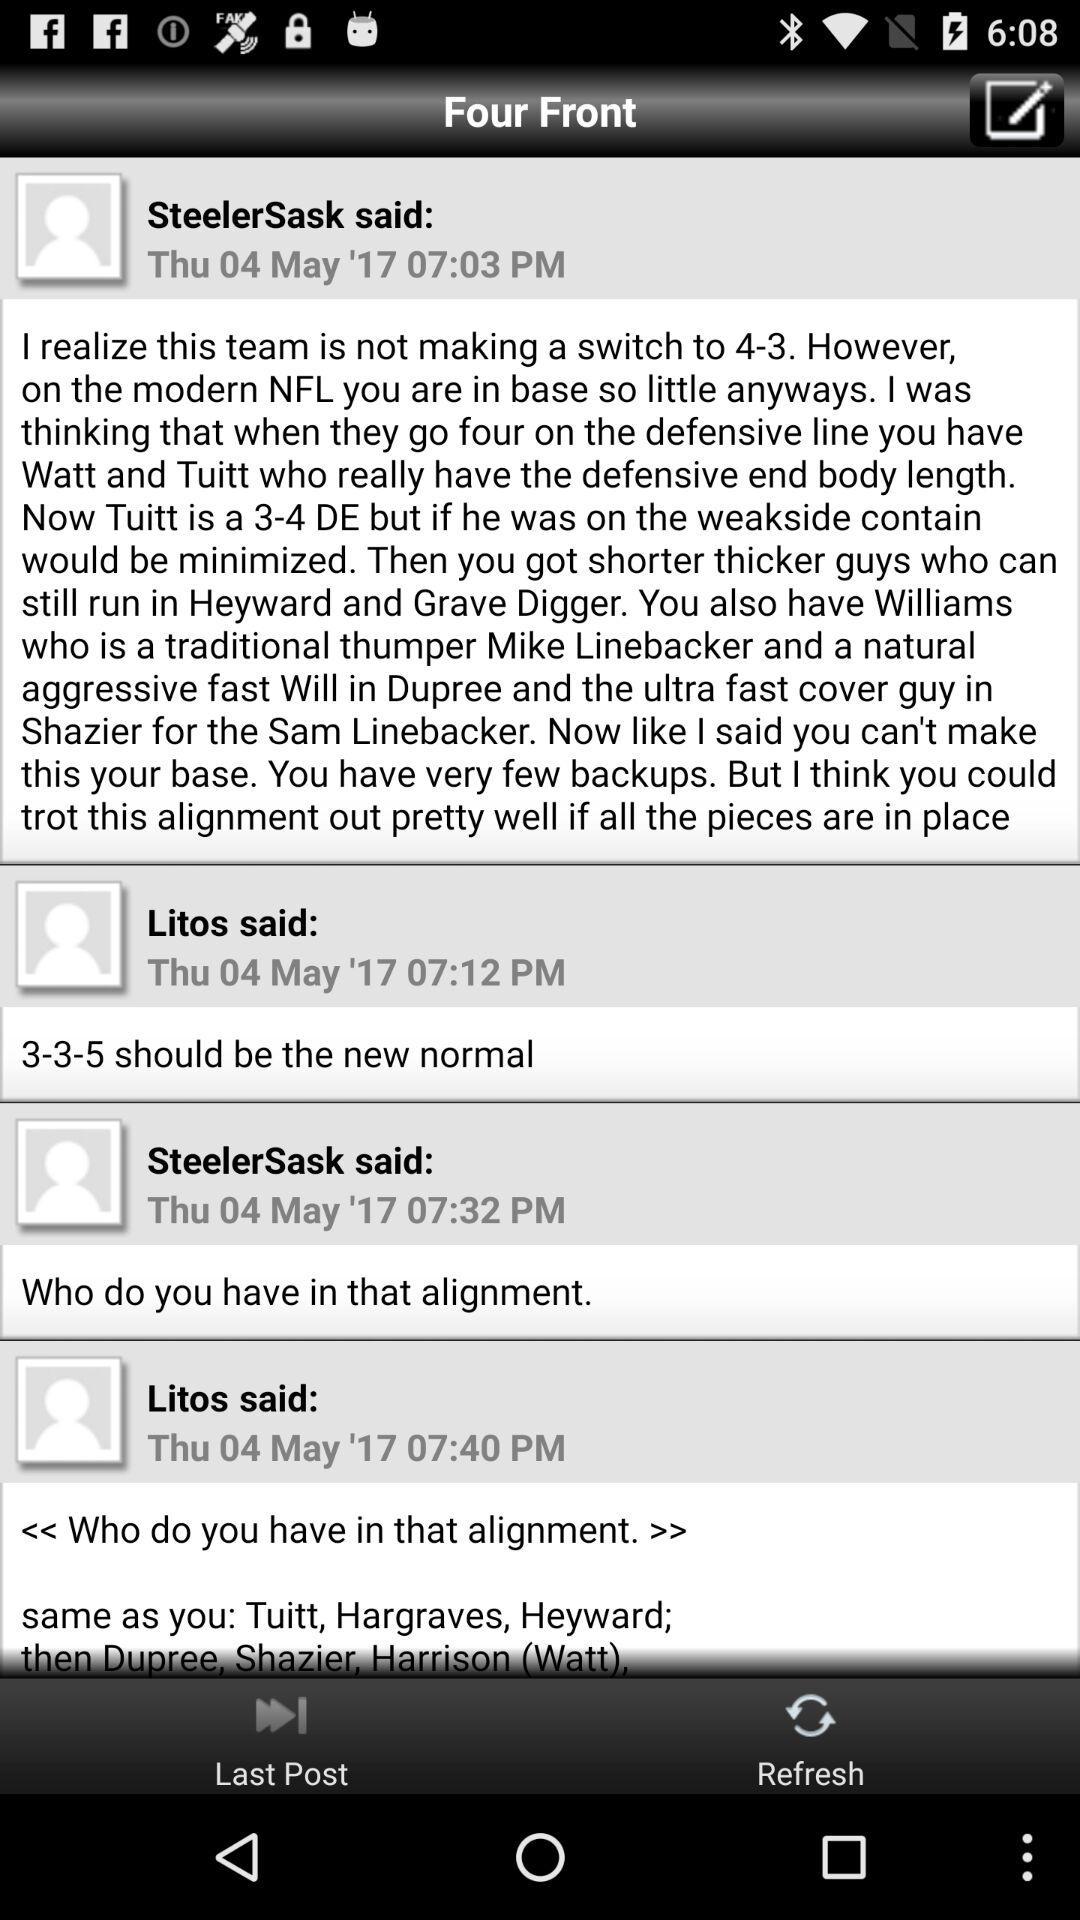 This screenshot has width=1080, height=1920. I want to click on the icon to the left of refresh item, so click(281, 1735).